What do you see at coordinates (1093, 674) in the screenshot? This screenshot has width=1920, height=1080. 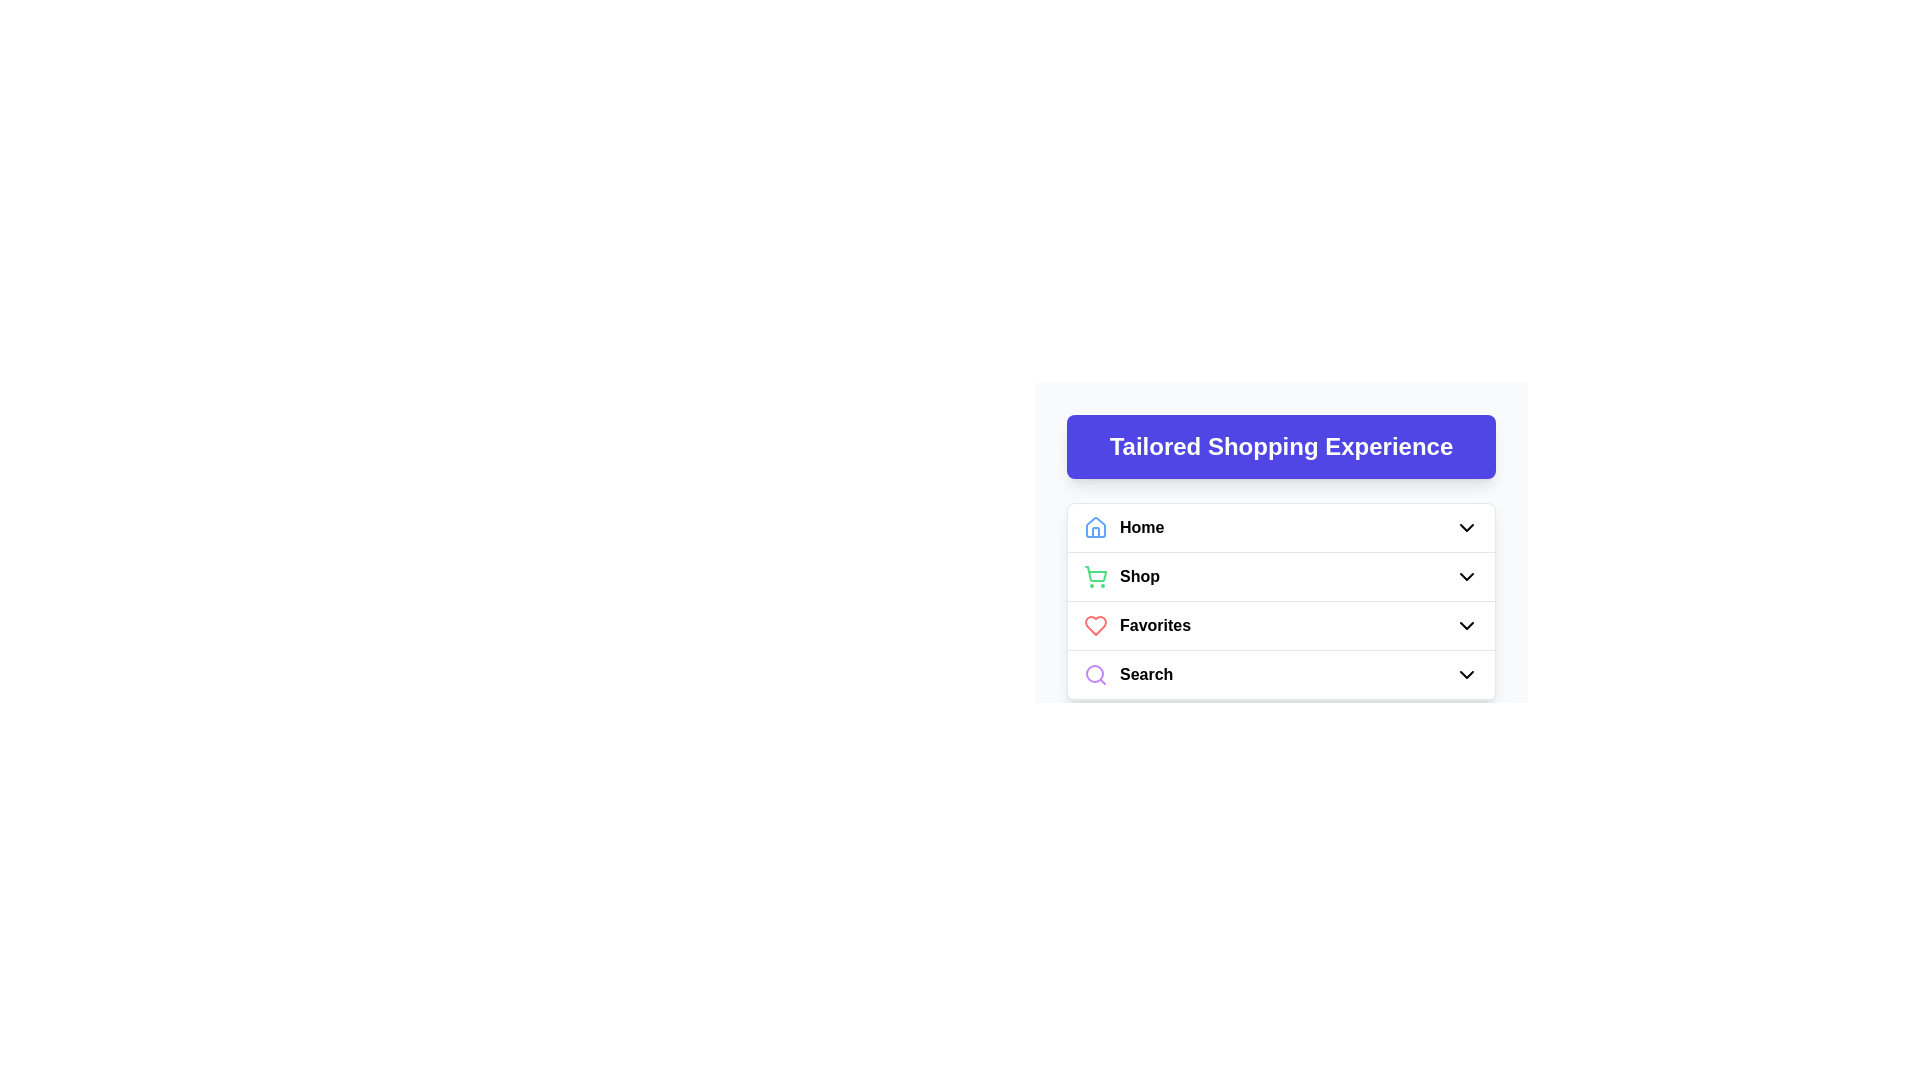 I see `the lens part of the magnifying glass icon, which represents the search function in the 'Search' menu item of the navigation options` at bounding box center [1093, 674].